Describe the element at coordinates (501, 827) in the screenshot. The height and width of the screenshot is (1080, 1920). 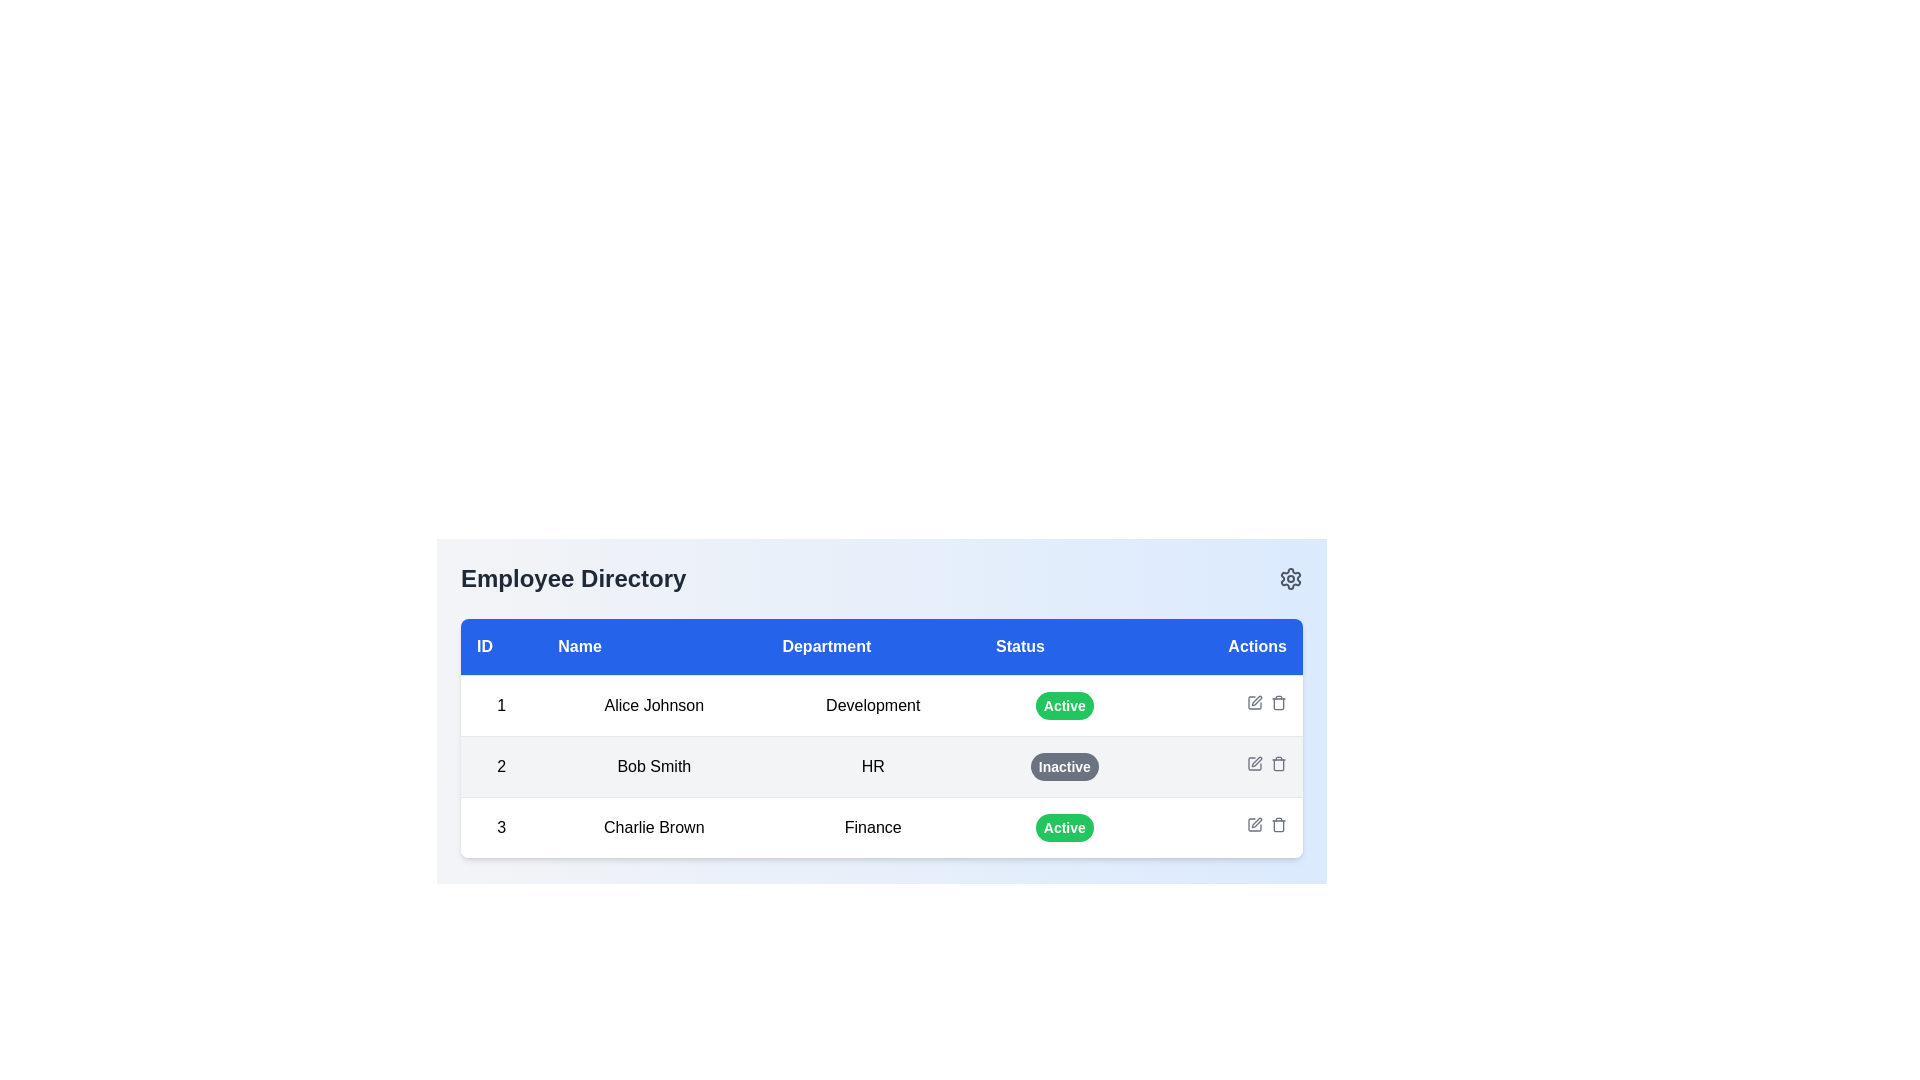
I see `the numeric identifier '3' located in the first column of the last row of the employee data table, which is directly beside 'Charlie Brown'` at that location.